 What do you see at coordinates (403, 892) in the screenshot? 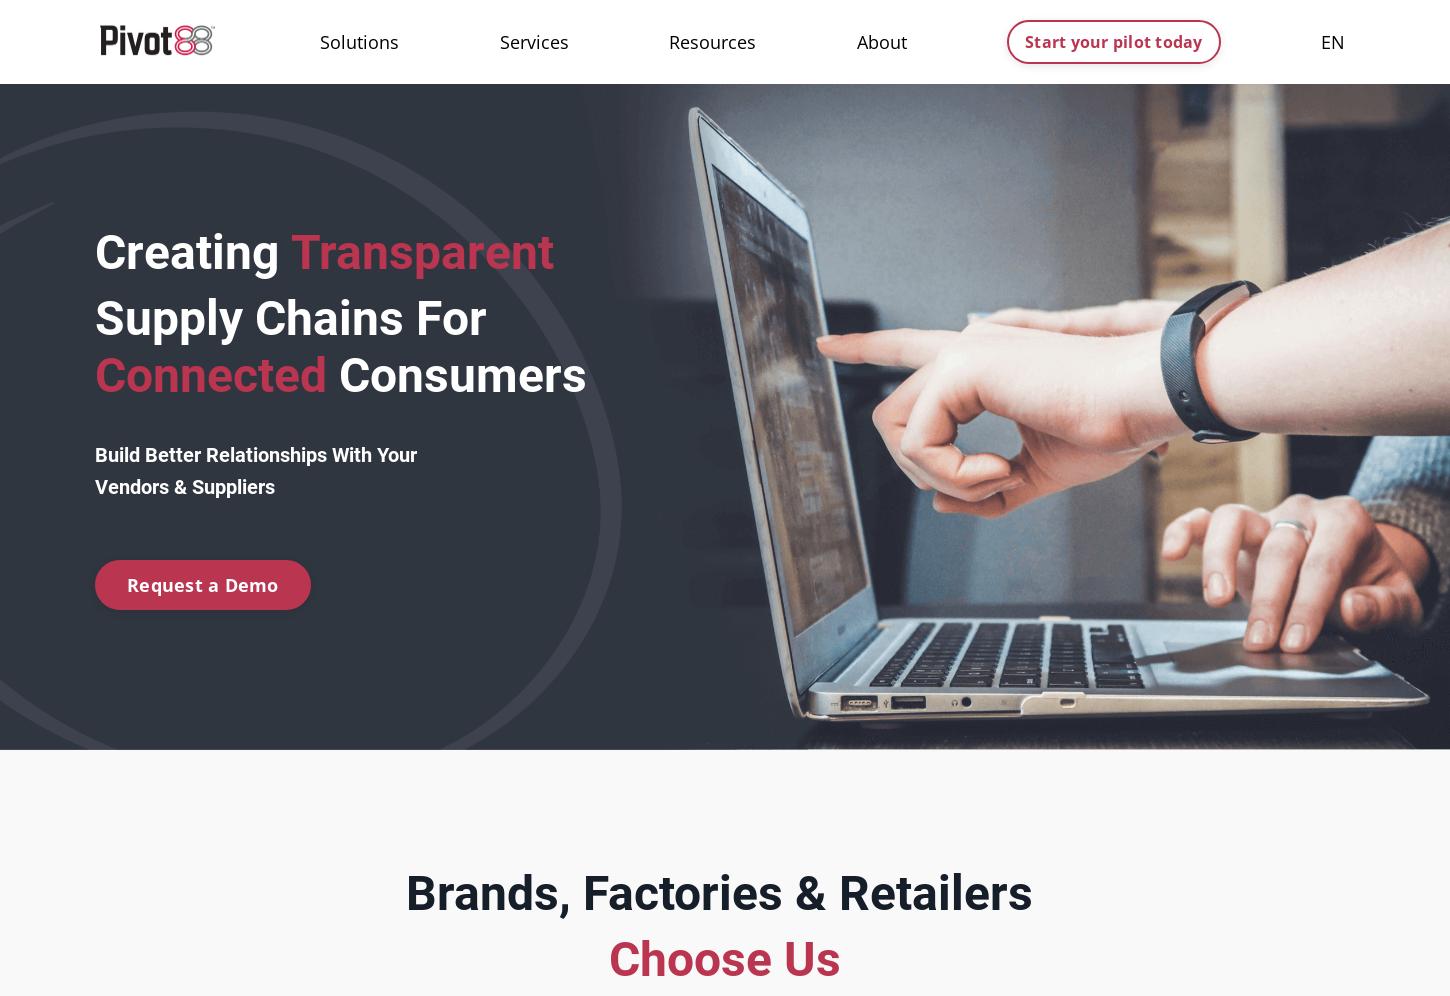
I see `'Brands, Factories & Retailers'` at bounding box center [403, 892].